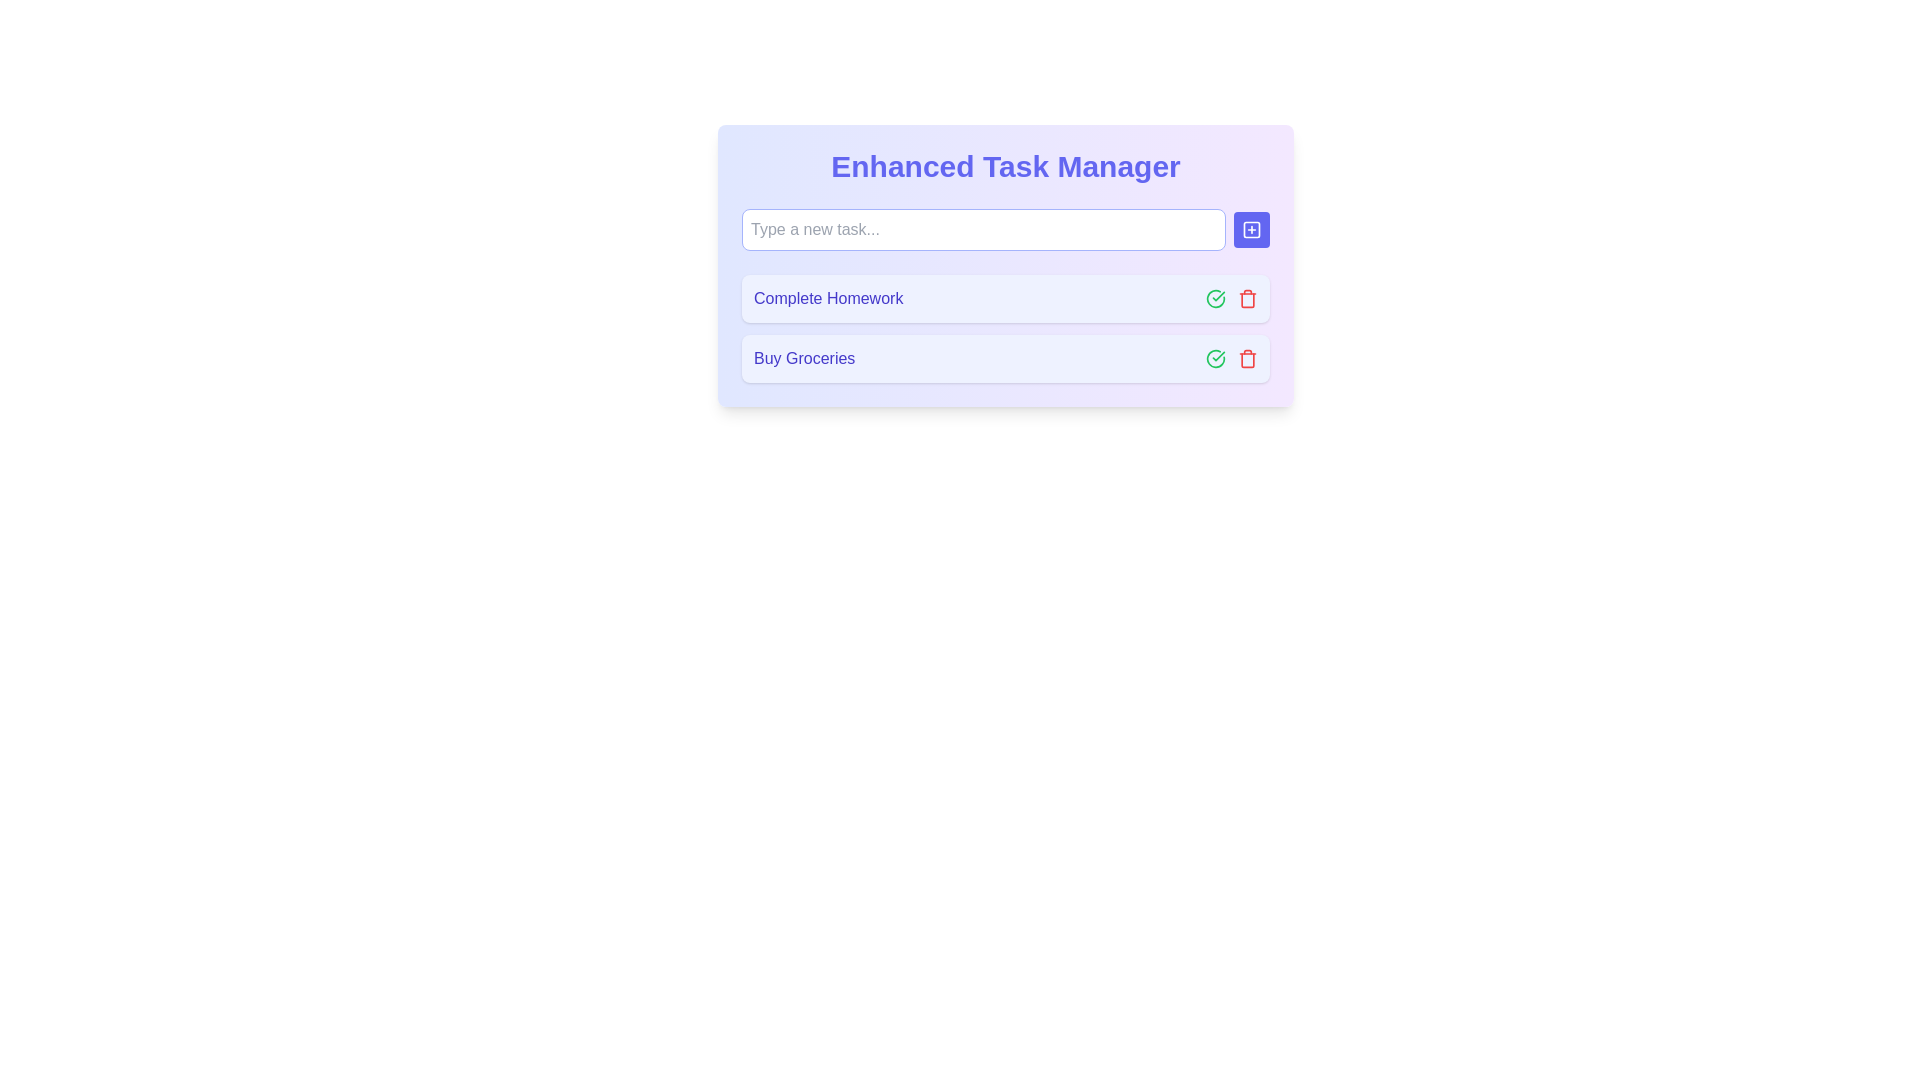  What do you see at coordinates (804, 357) in the screenshot?
I see `the text label reading 'Buy Groceries', styled with an indigo font color and medium font weight, which is the second item in the vertical task list` at bounding box center [804, 357].